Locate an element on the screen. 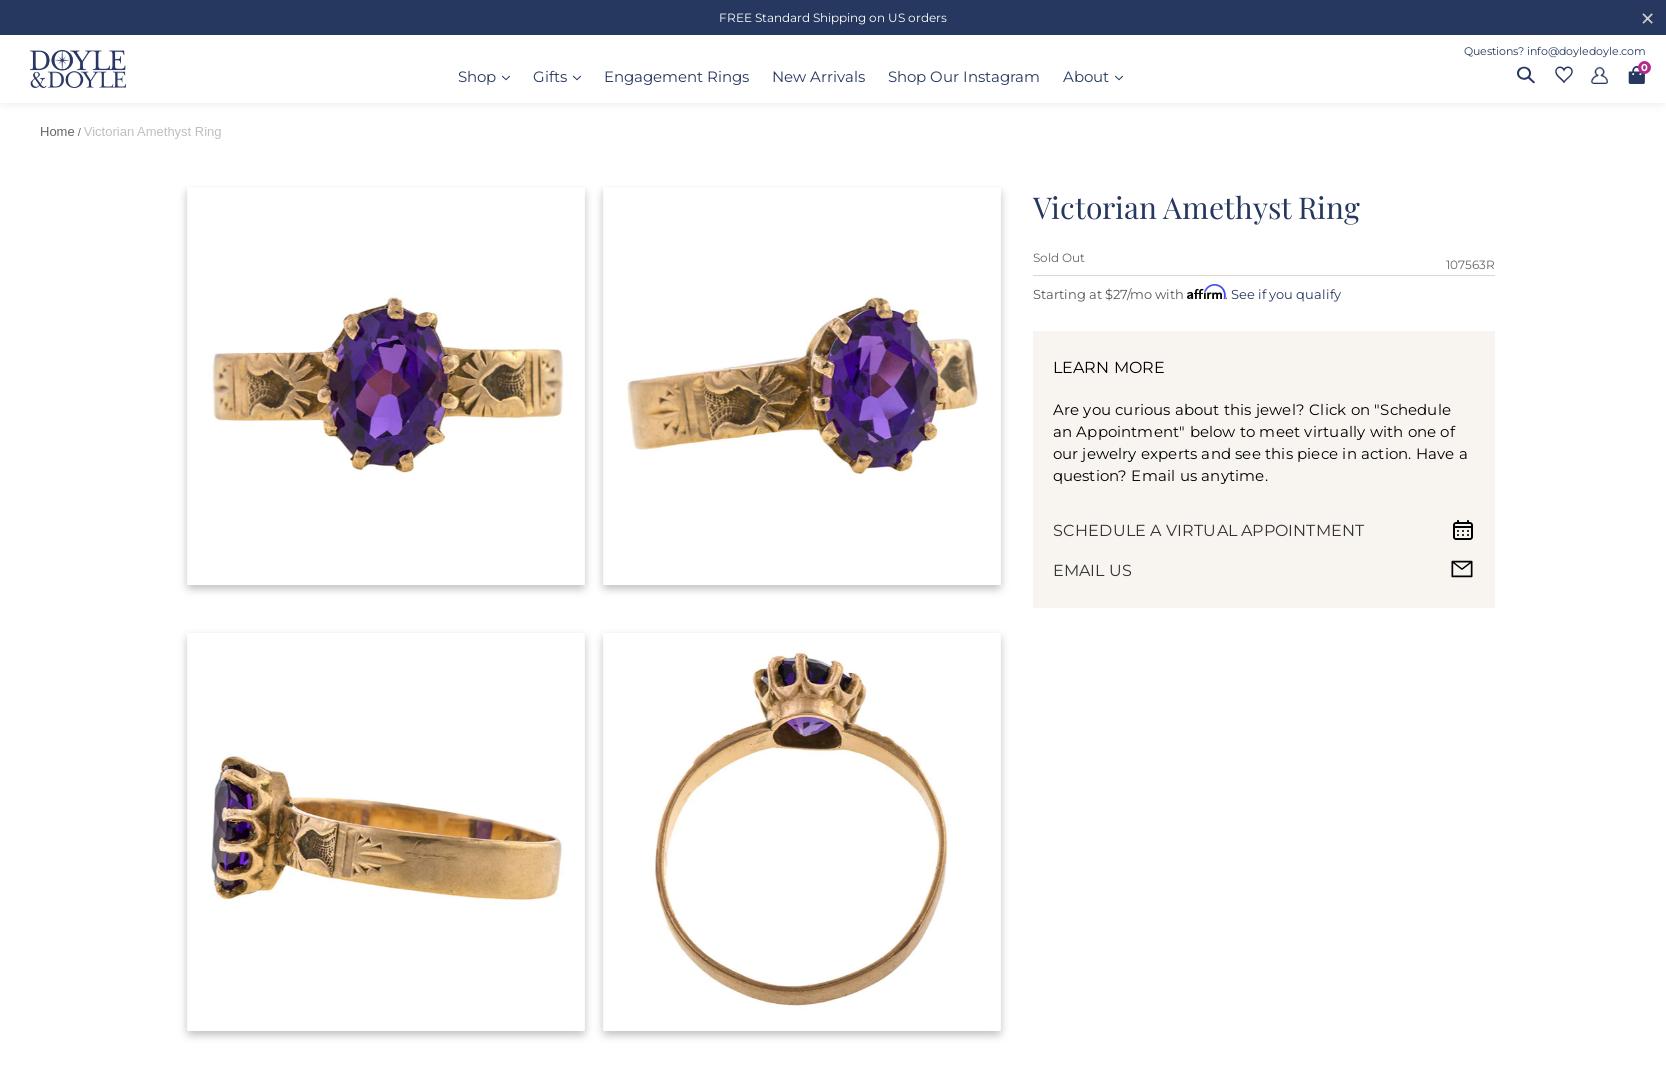  'Email US' is located at coordinates (1092, 568).